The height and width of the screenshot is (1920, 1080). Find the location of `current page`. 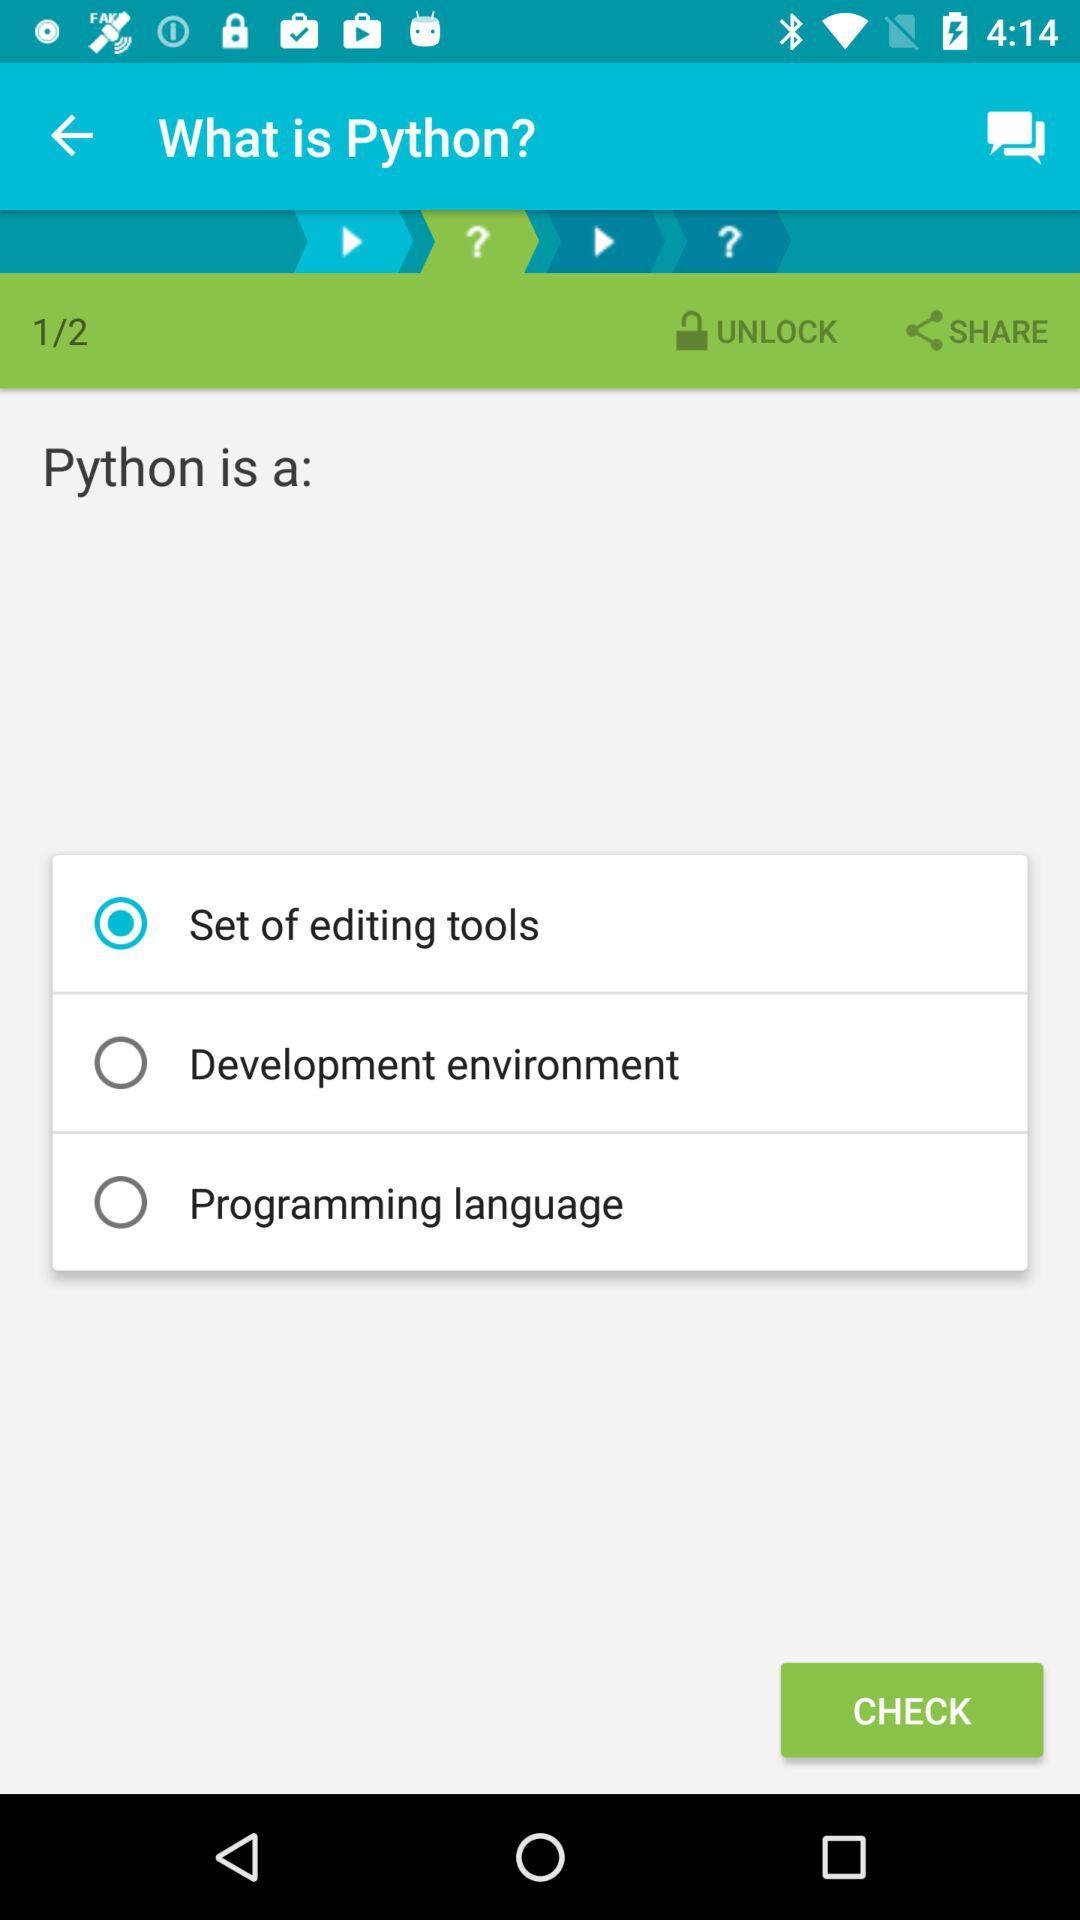

current page is located at coordinates (477, 240).